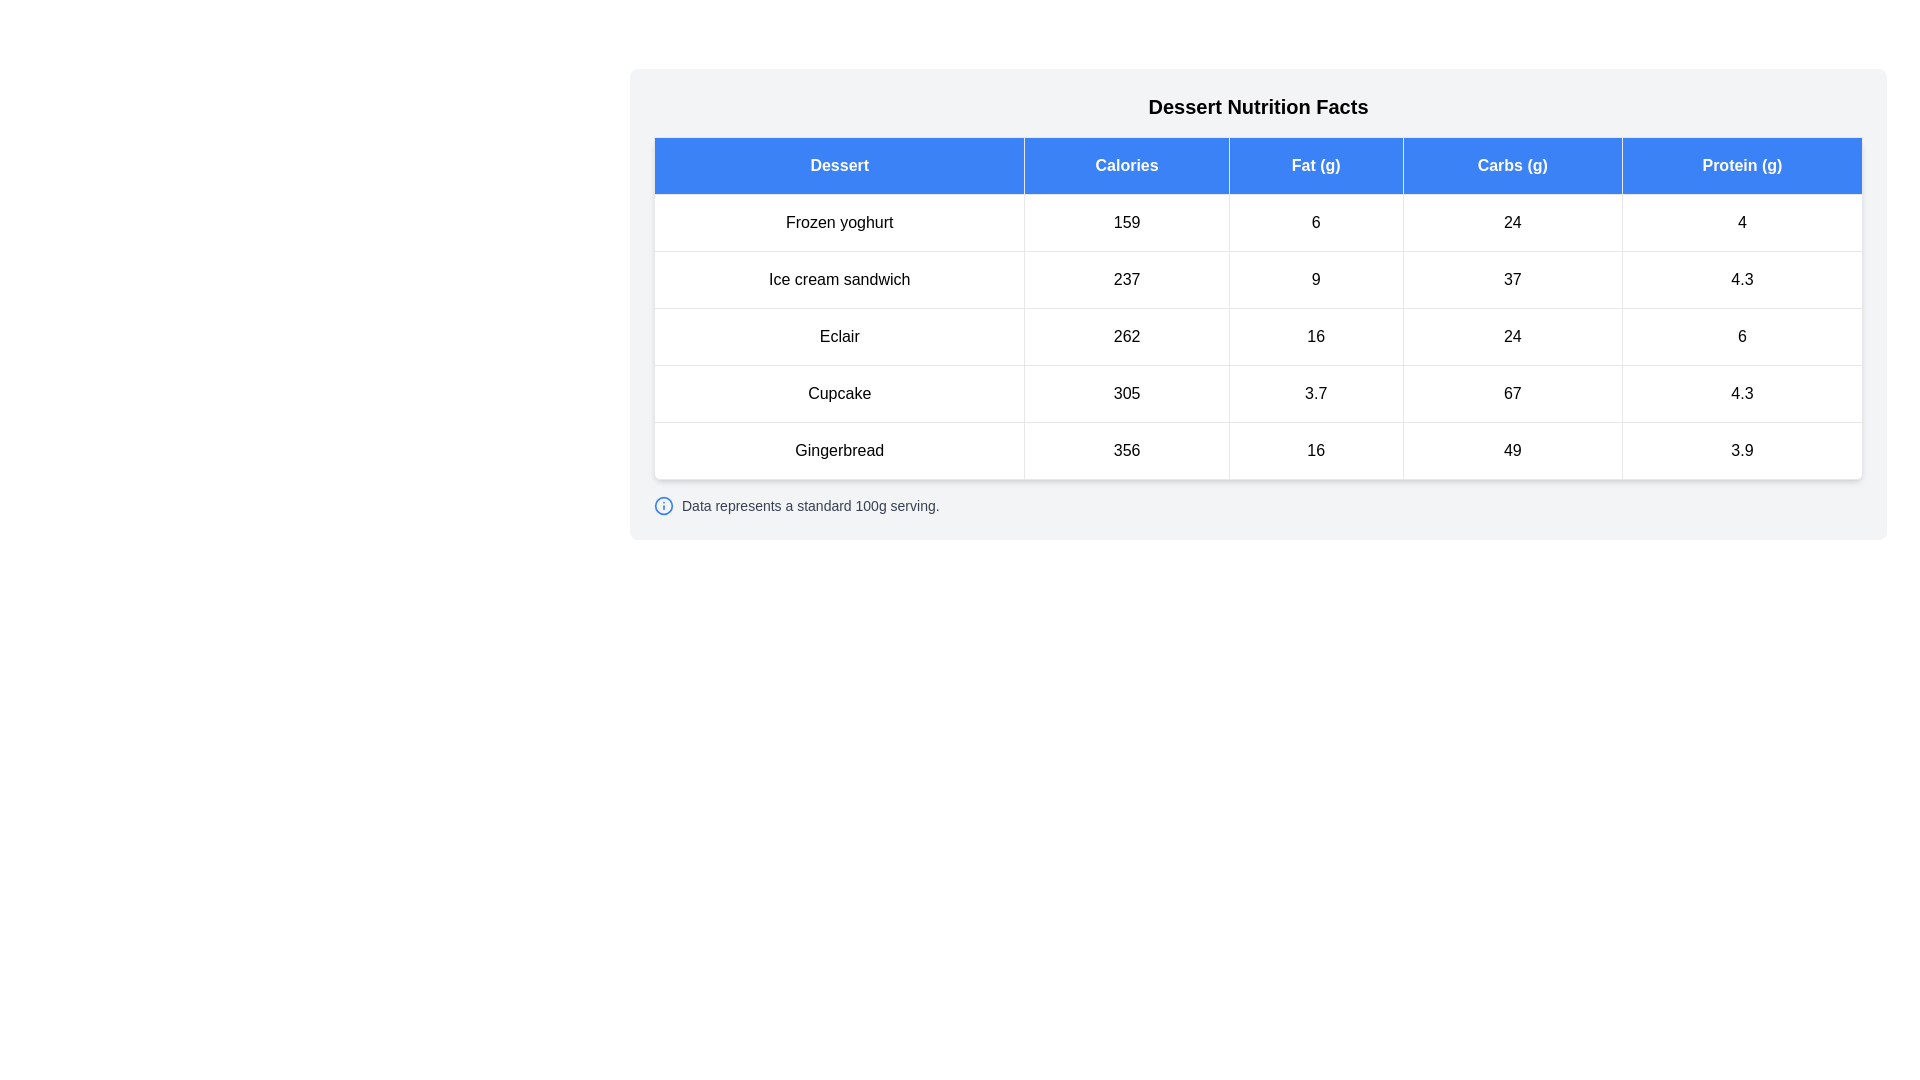  Describe the element at coordinates (1257, 451) in the screenshot. I see `the row corresponding to Gingerbread` at that location.